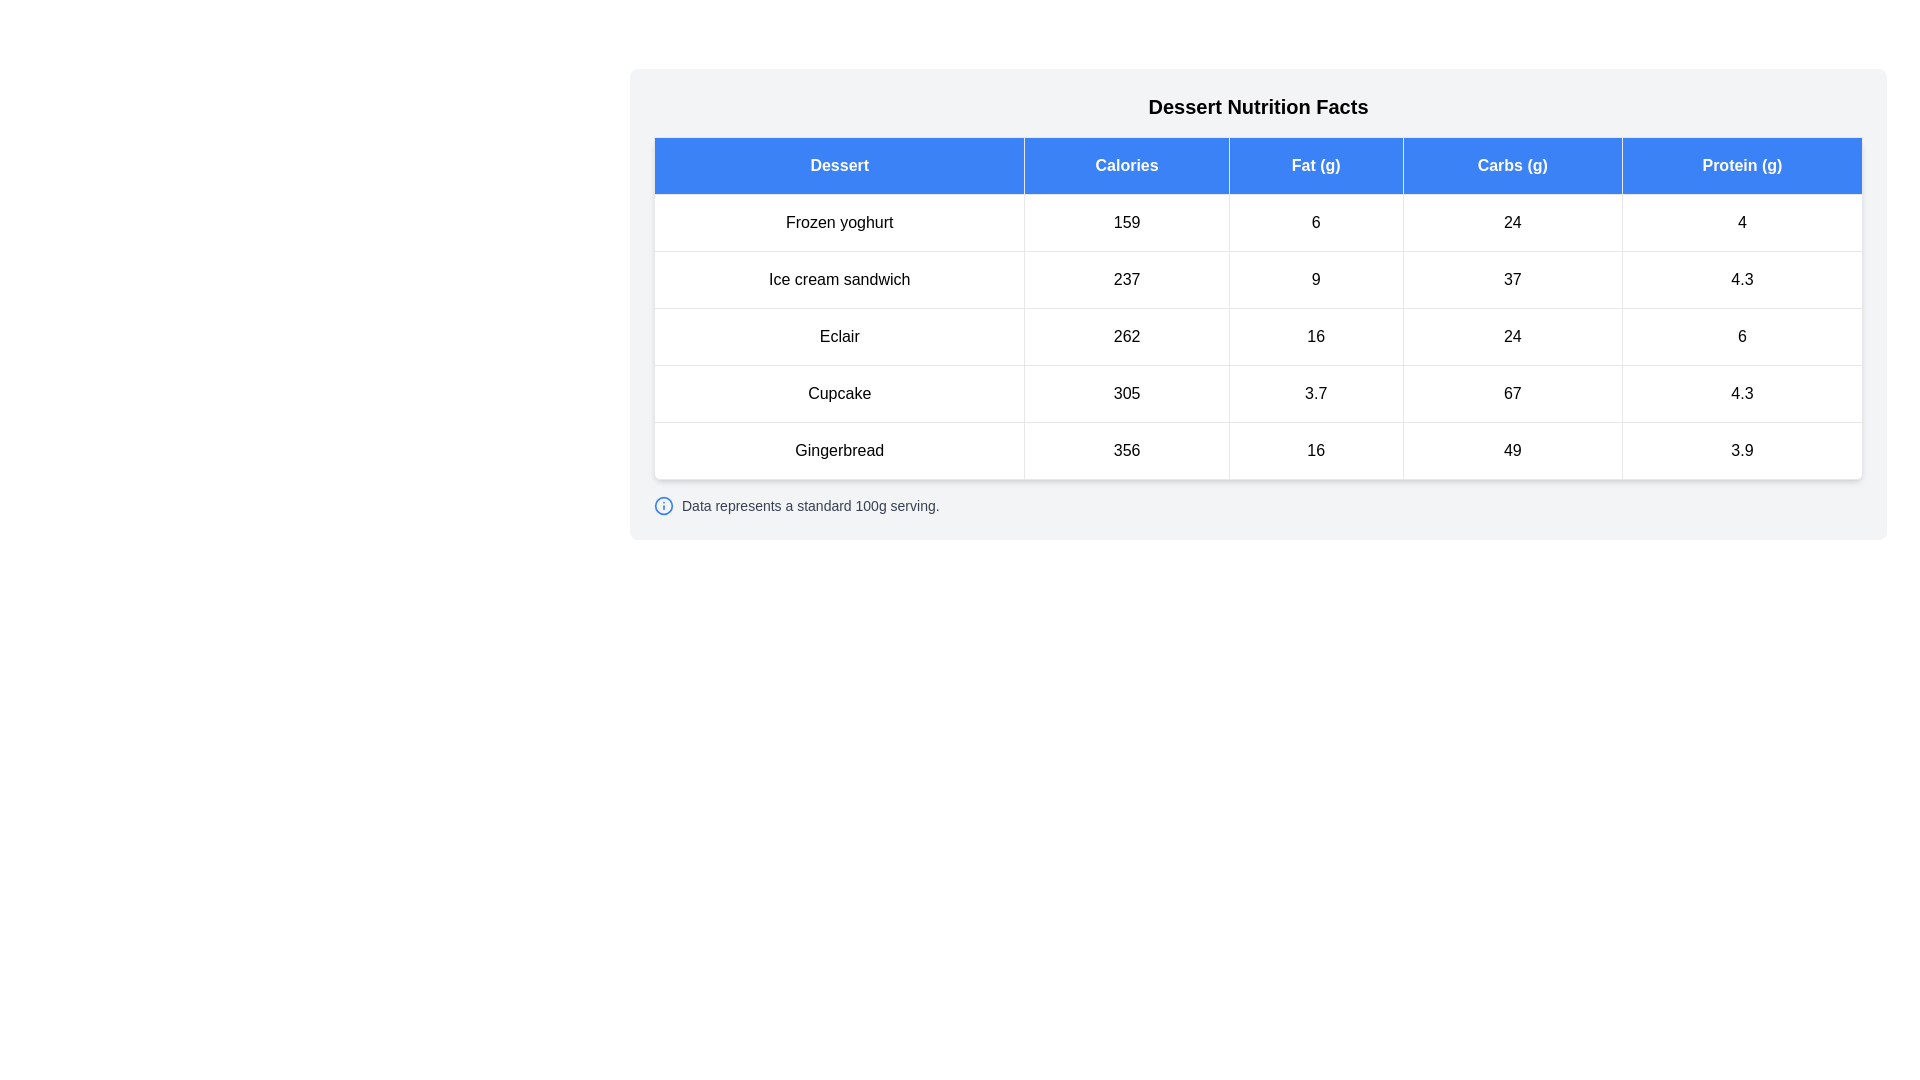  Describe the element at coordinates (1257, 451) in the screenshot. I see `the row corresponding to Gingerbread` at that location.